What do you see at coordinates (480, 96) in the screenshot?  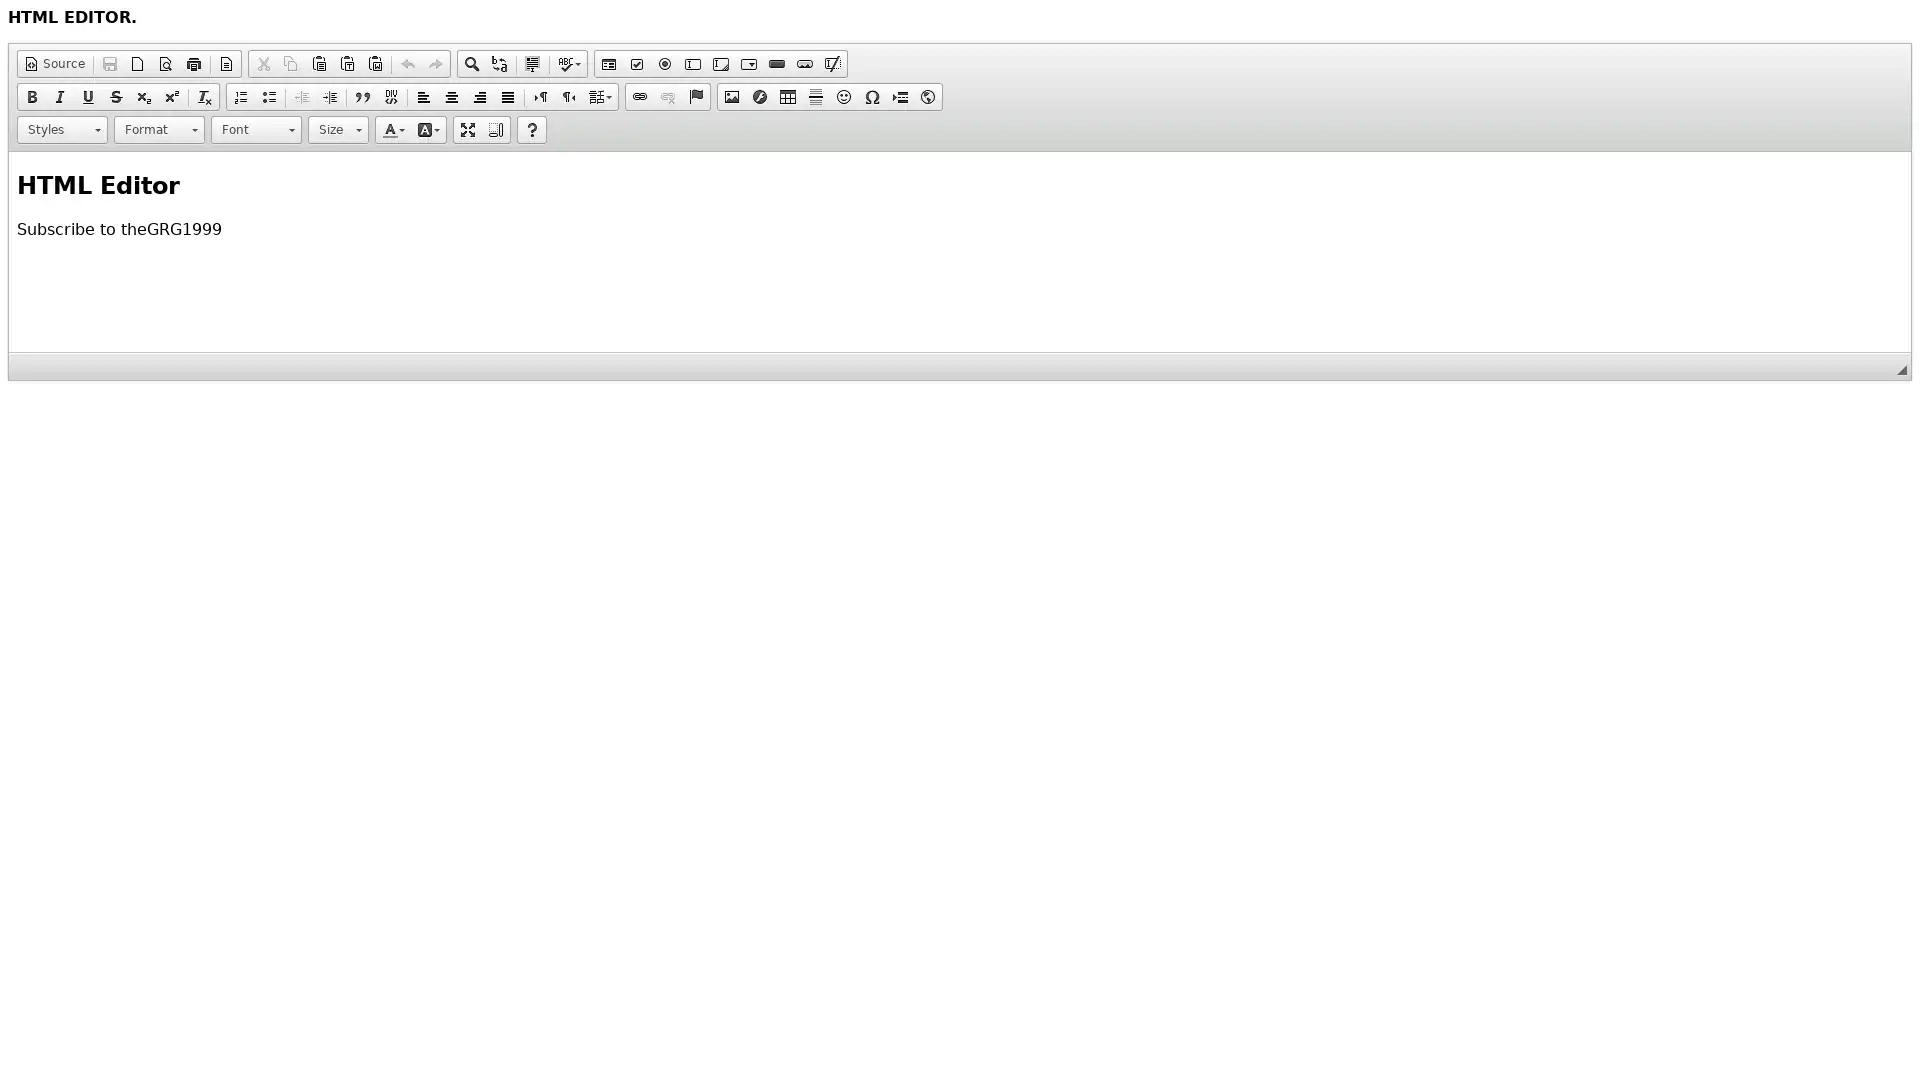 I see `Align Right` at bounding box center [480, 96].